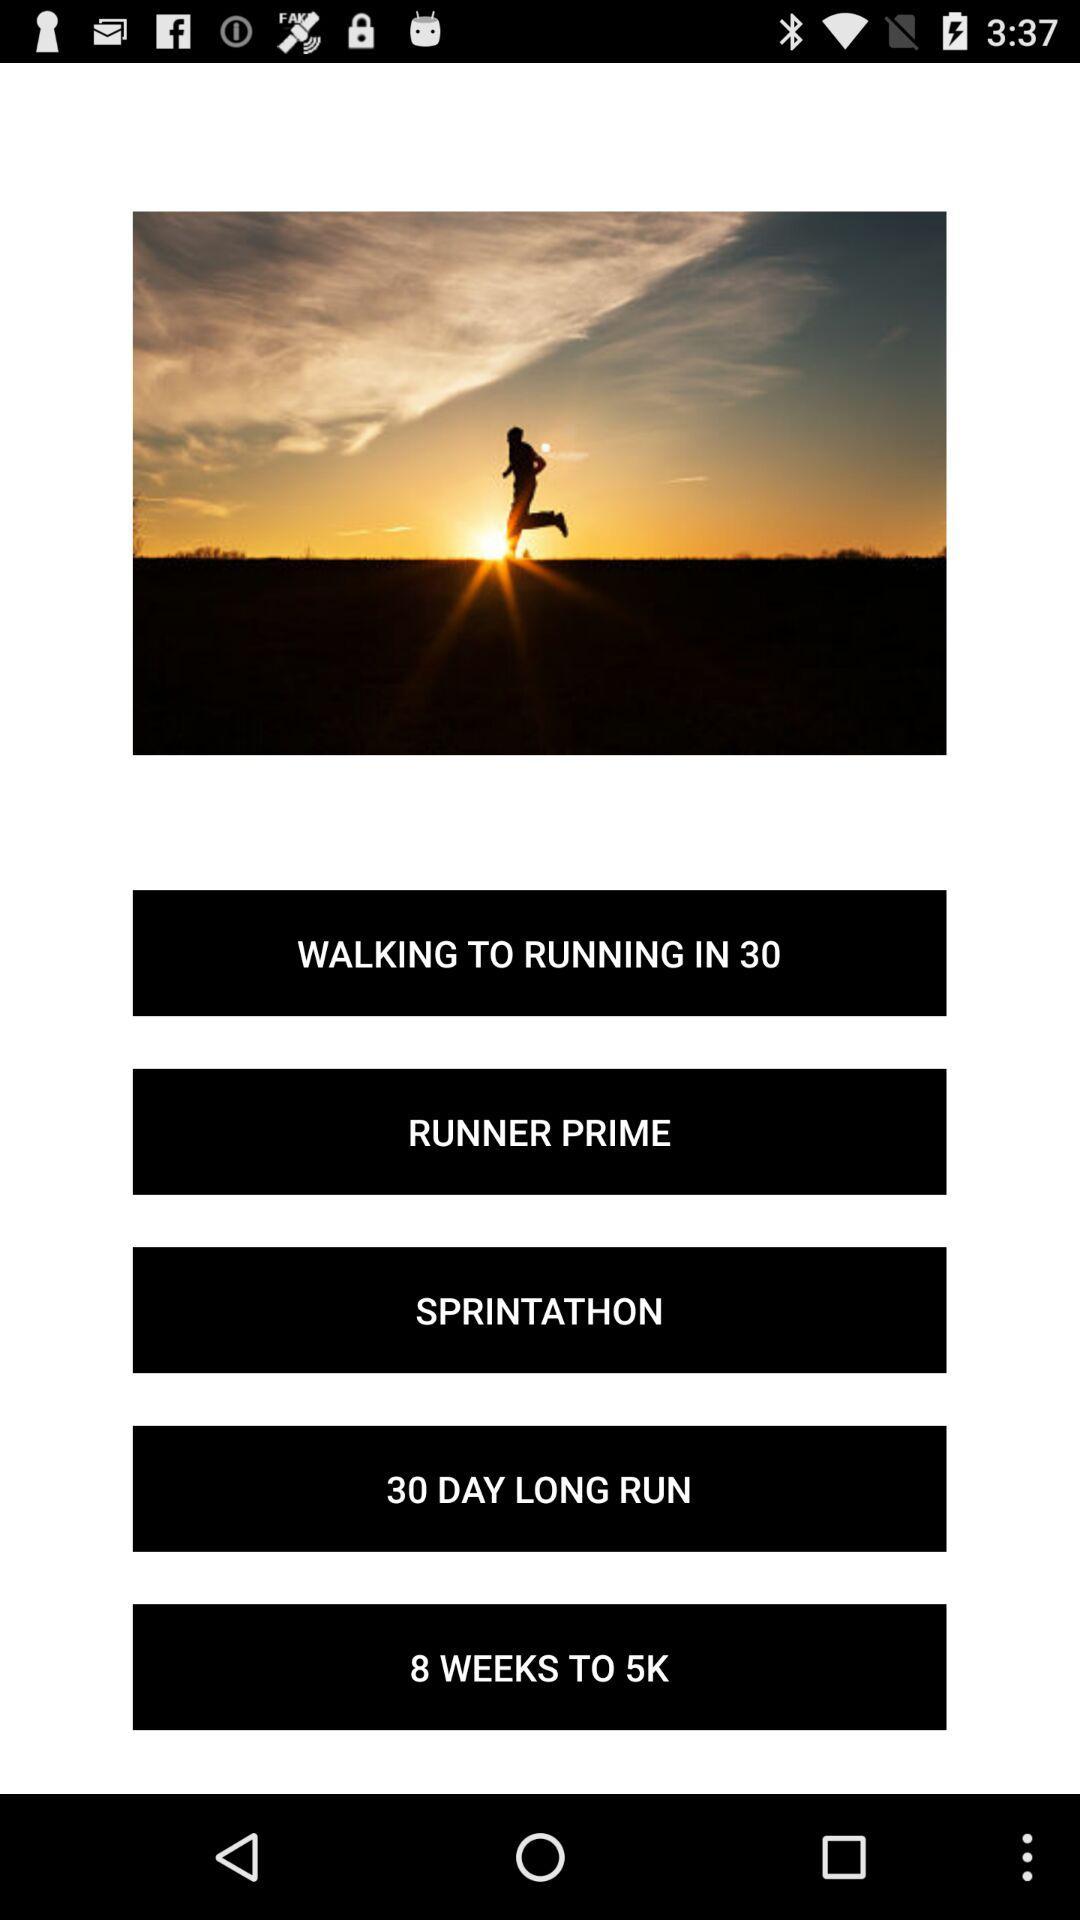 The width and height of the screenshot is (1080, 1920). What do you see at coordinates (538, 1488) in the screenshot?
I see `30 day long icon` at bounding box center [538, 1488].